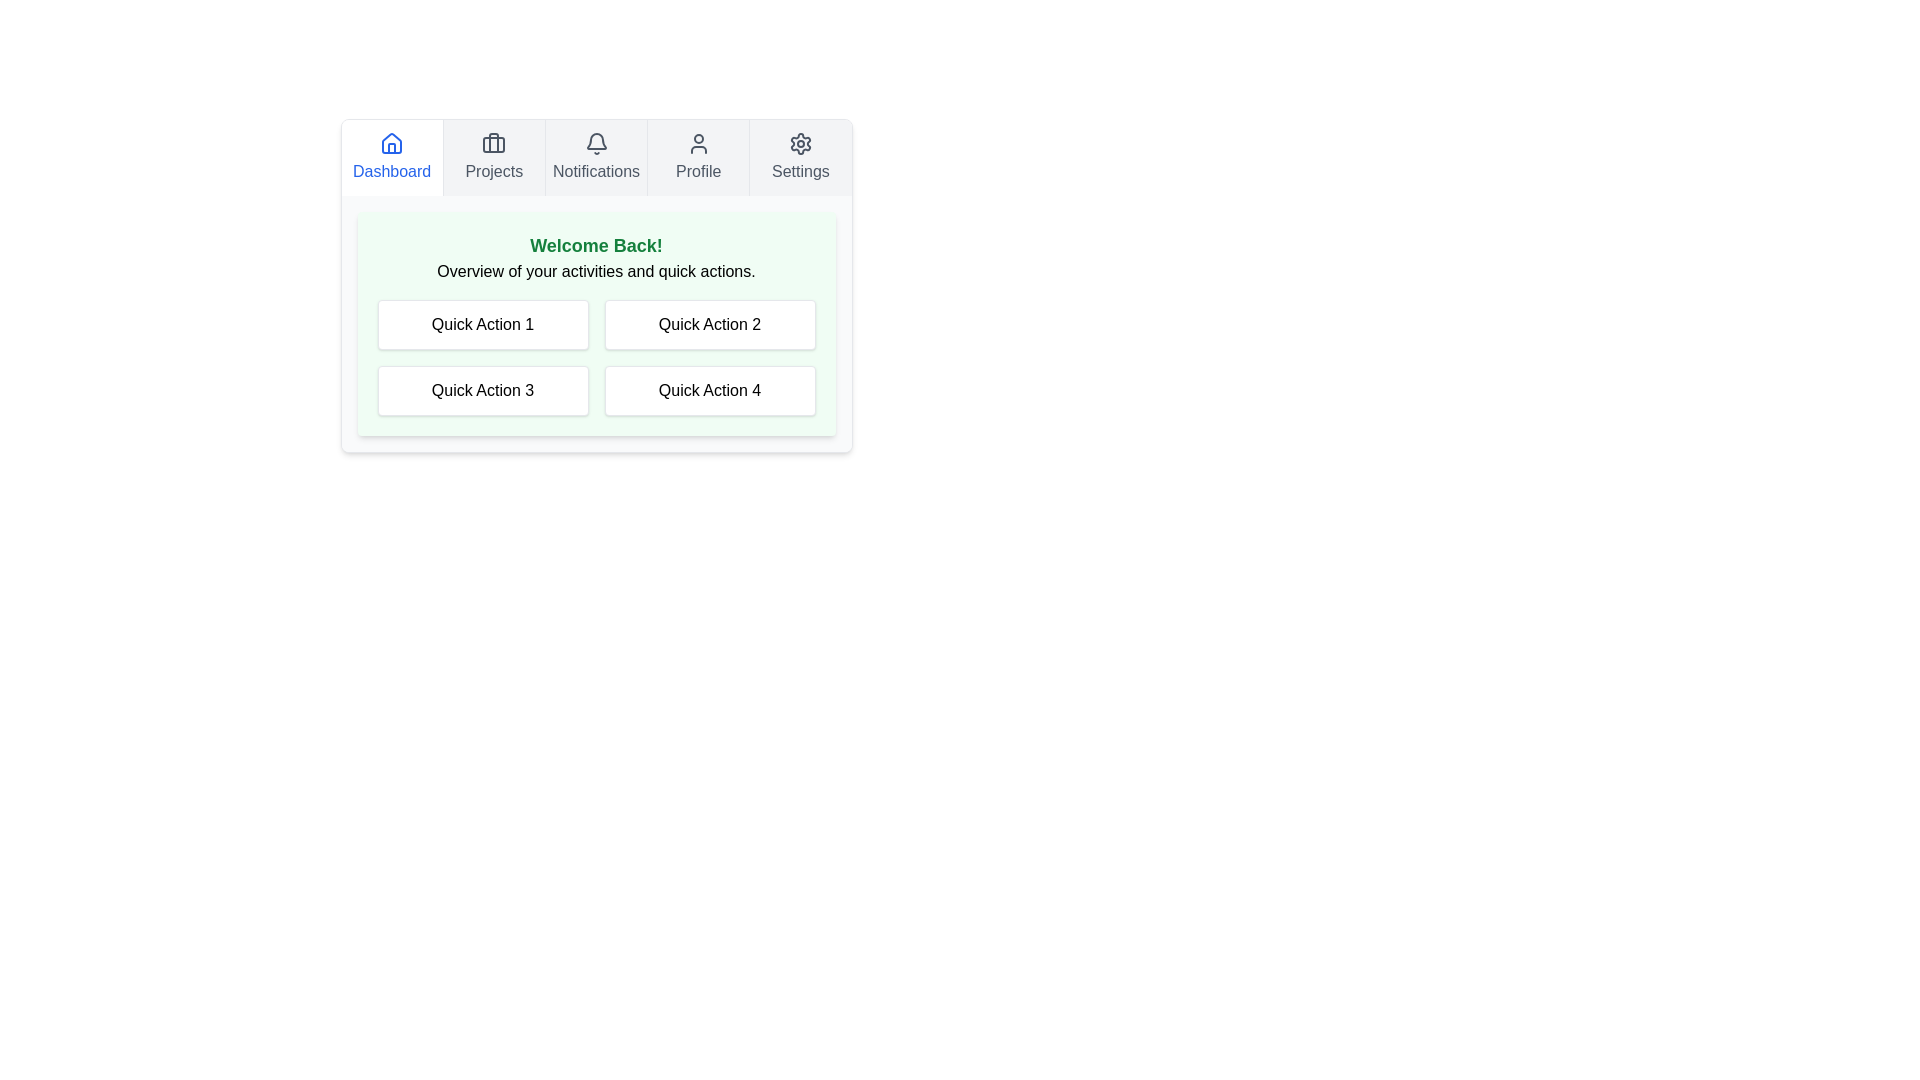  I want to click on the 'Notifications' button in the horizontal navigation menu, which is styled with a gray bell icon and a soft gray background, so click(594, 157).